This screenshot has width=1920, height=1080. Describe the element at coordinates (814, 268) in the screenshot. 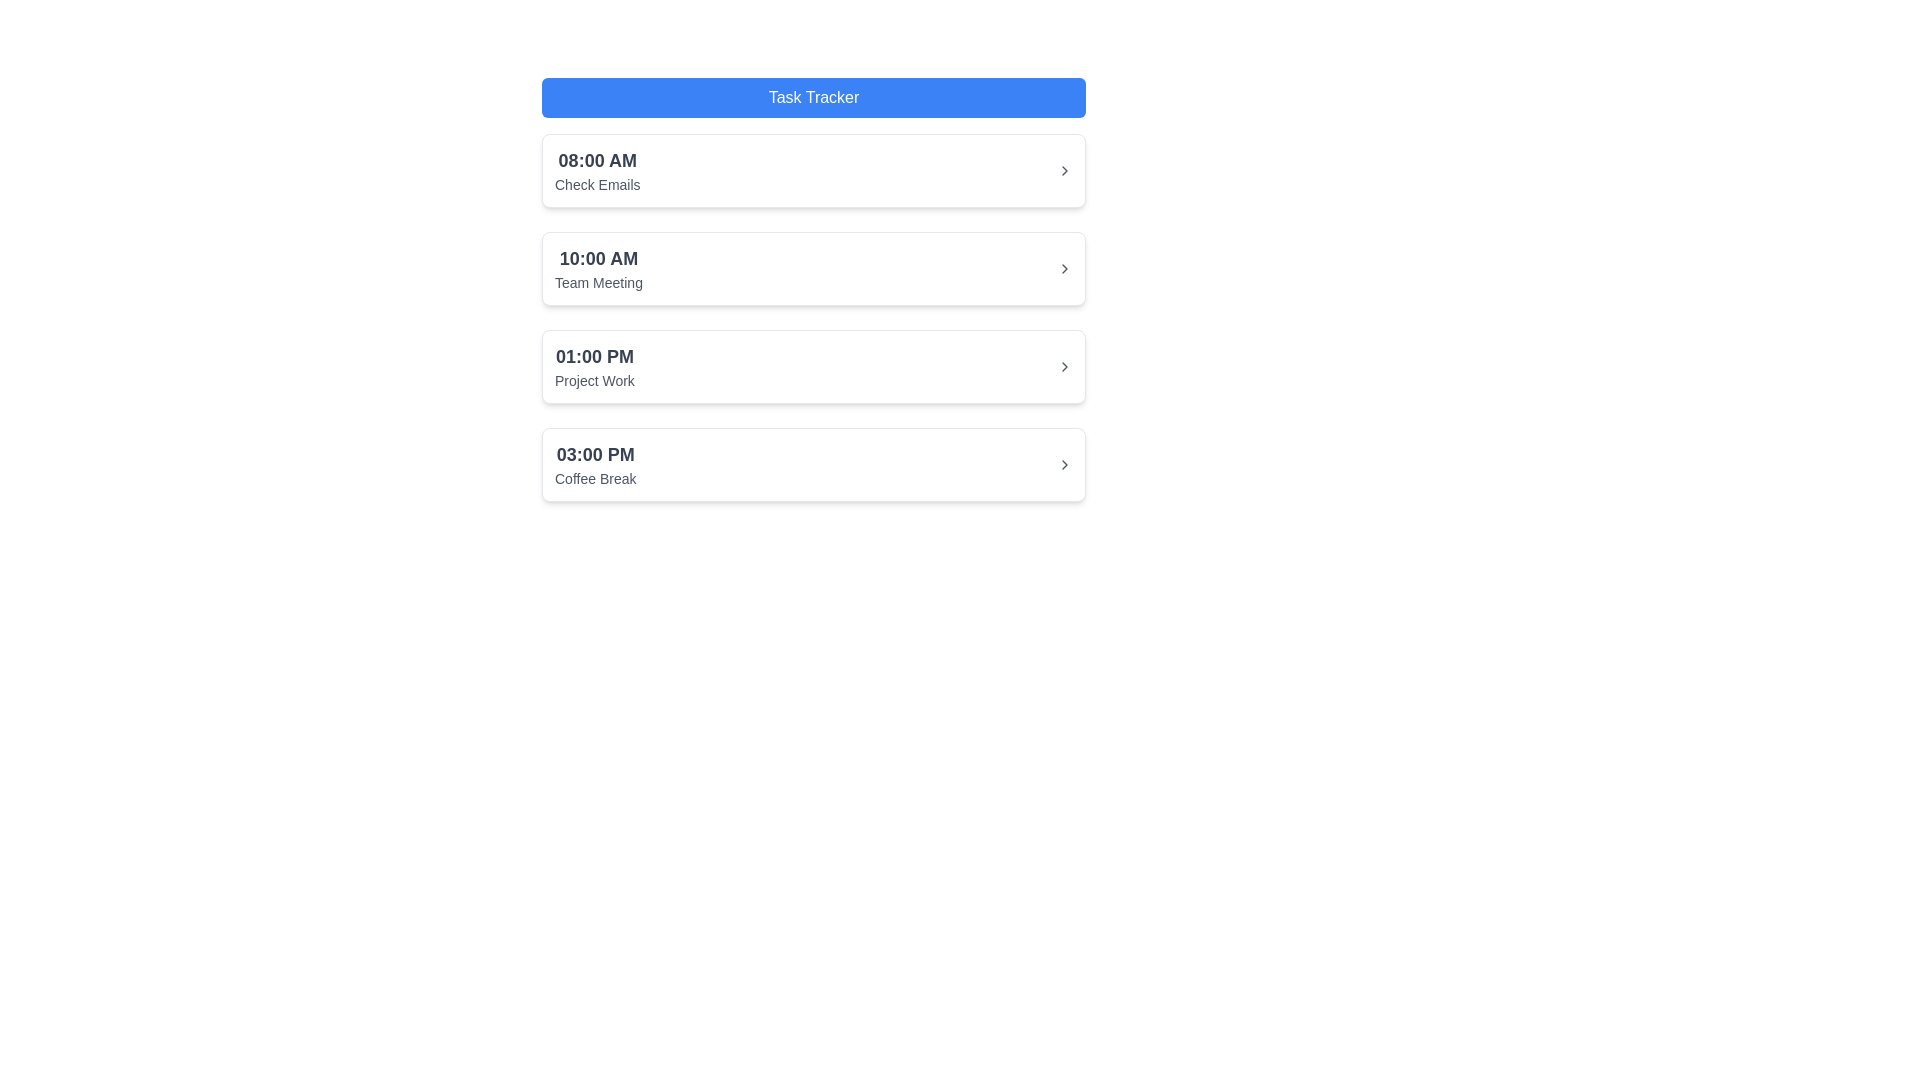

I see `the second list item displaying '10:00 AM' and 'Team Meeting'` at that location.